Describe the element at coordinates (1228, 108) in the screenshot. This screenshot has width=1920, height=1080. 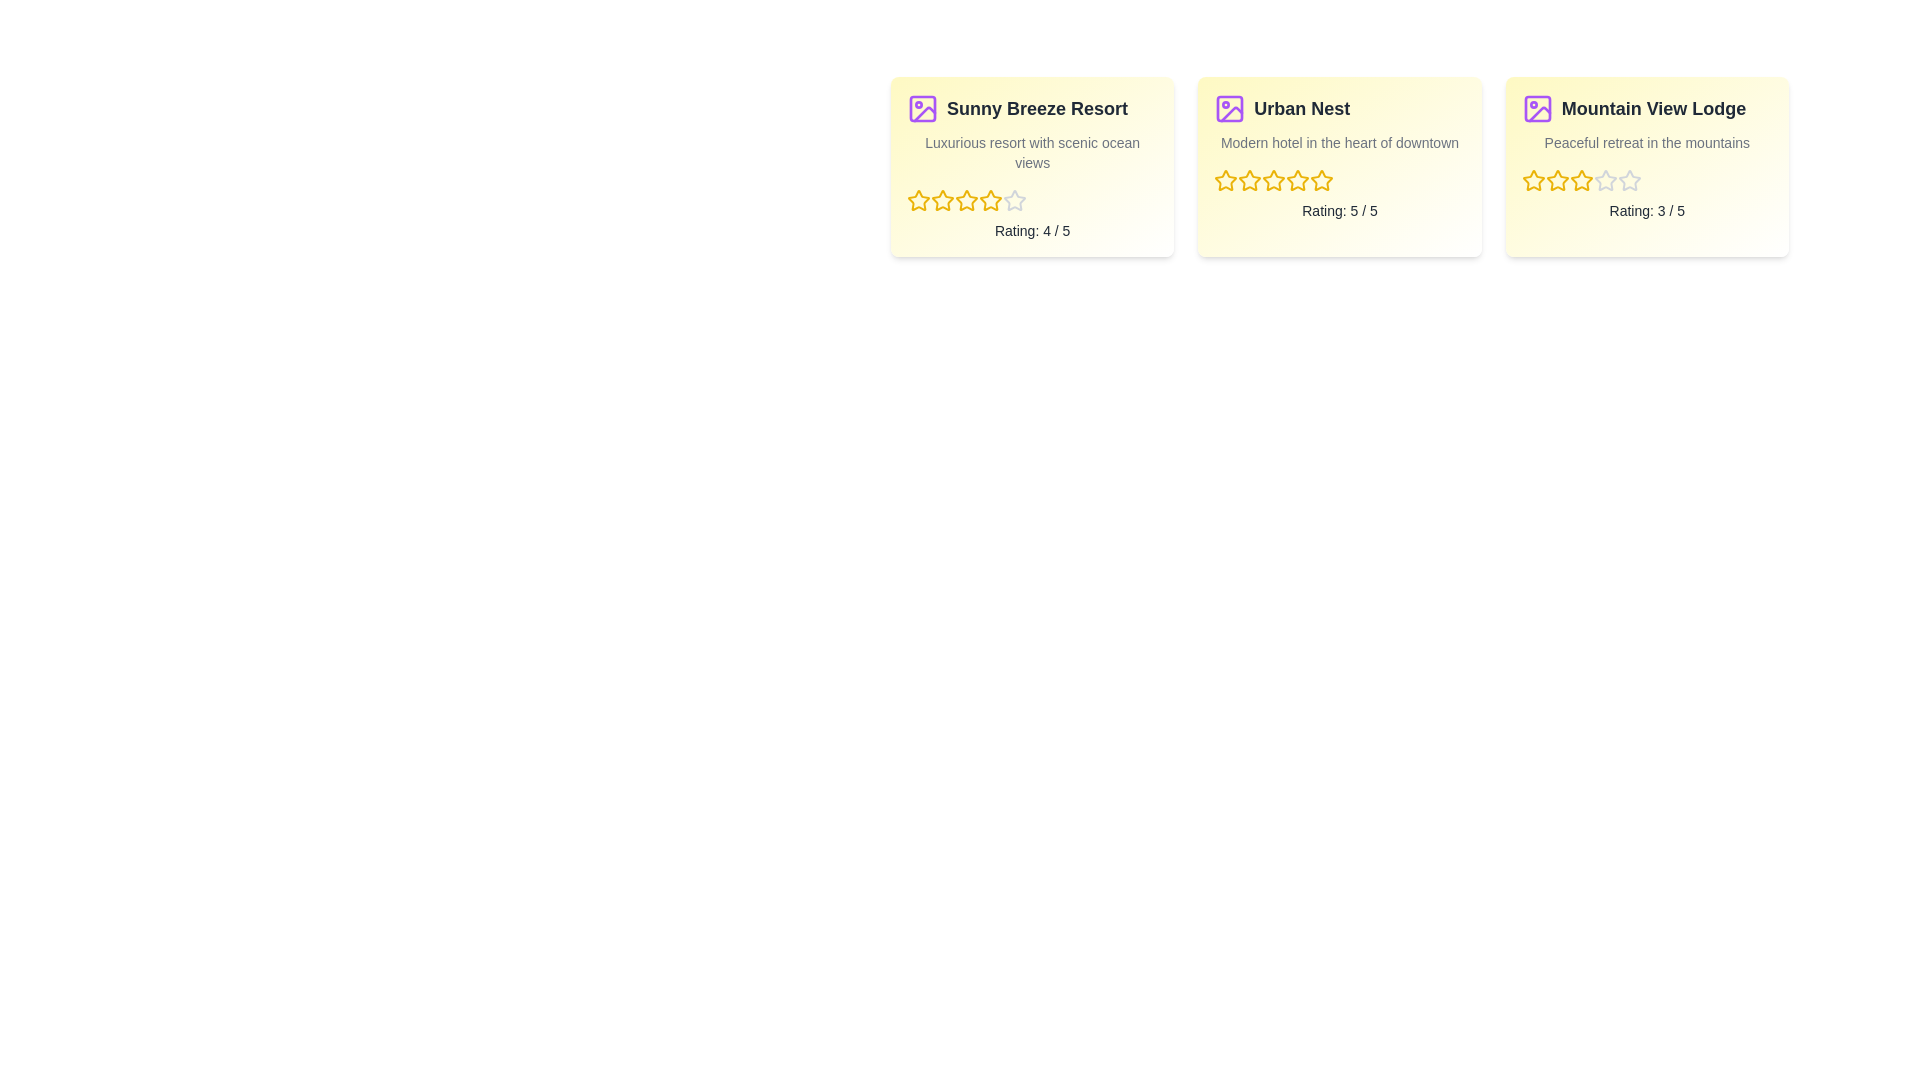
I see `the image icon of the hotel named Urban Nest` at that location.